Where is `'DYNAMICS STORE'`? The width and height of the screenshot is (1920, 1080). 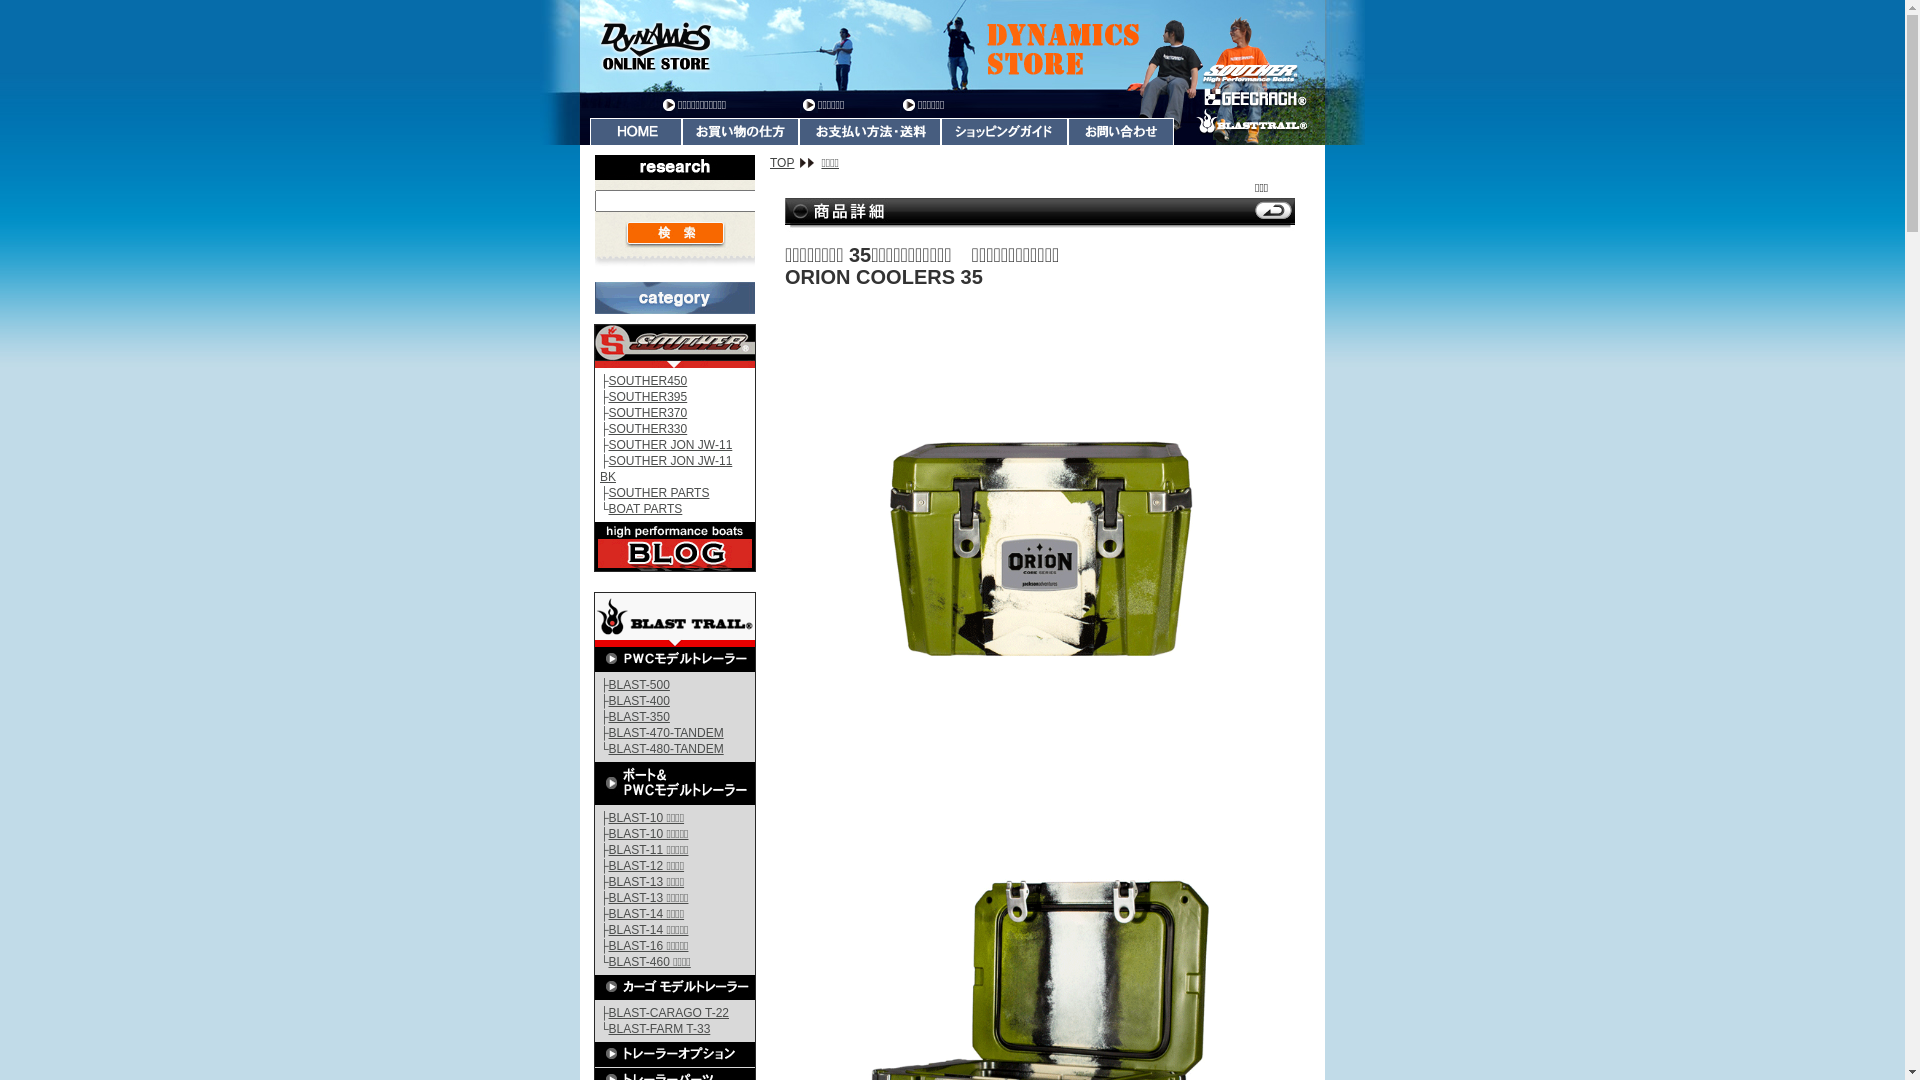 'DYNAMICS STORE' is located at coordinates (951, 45).